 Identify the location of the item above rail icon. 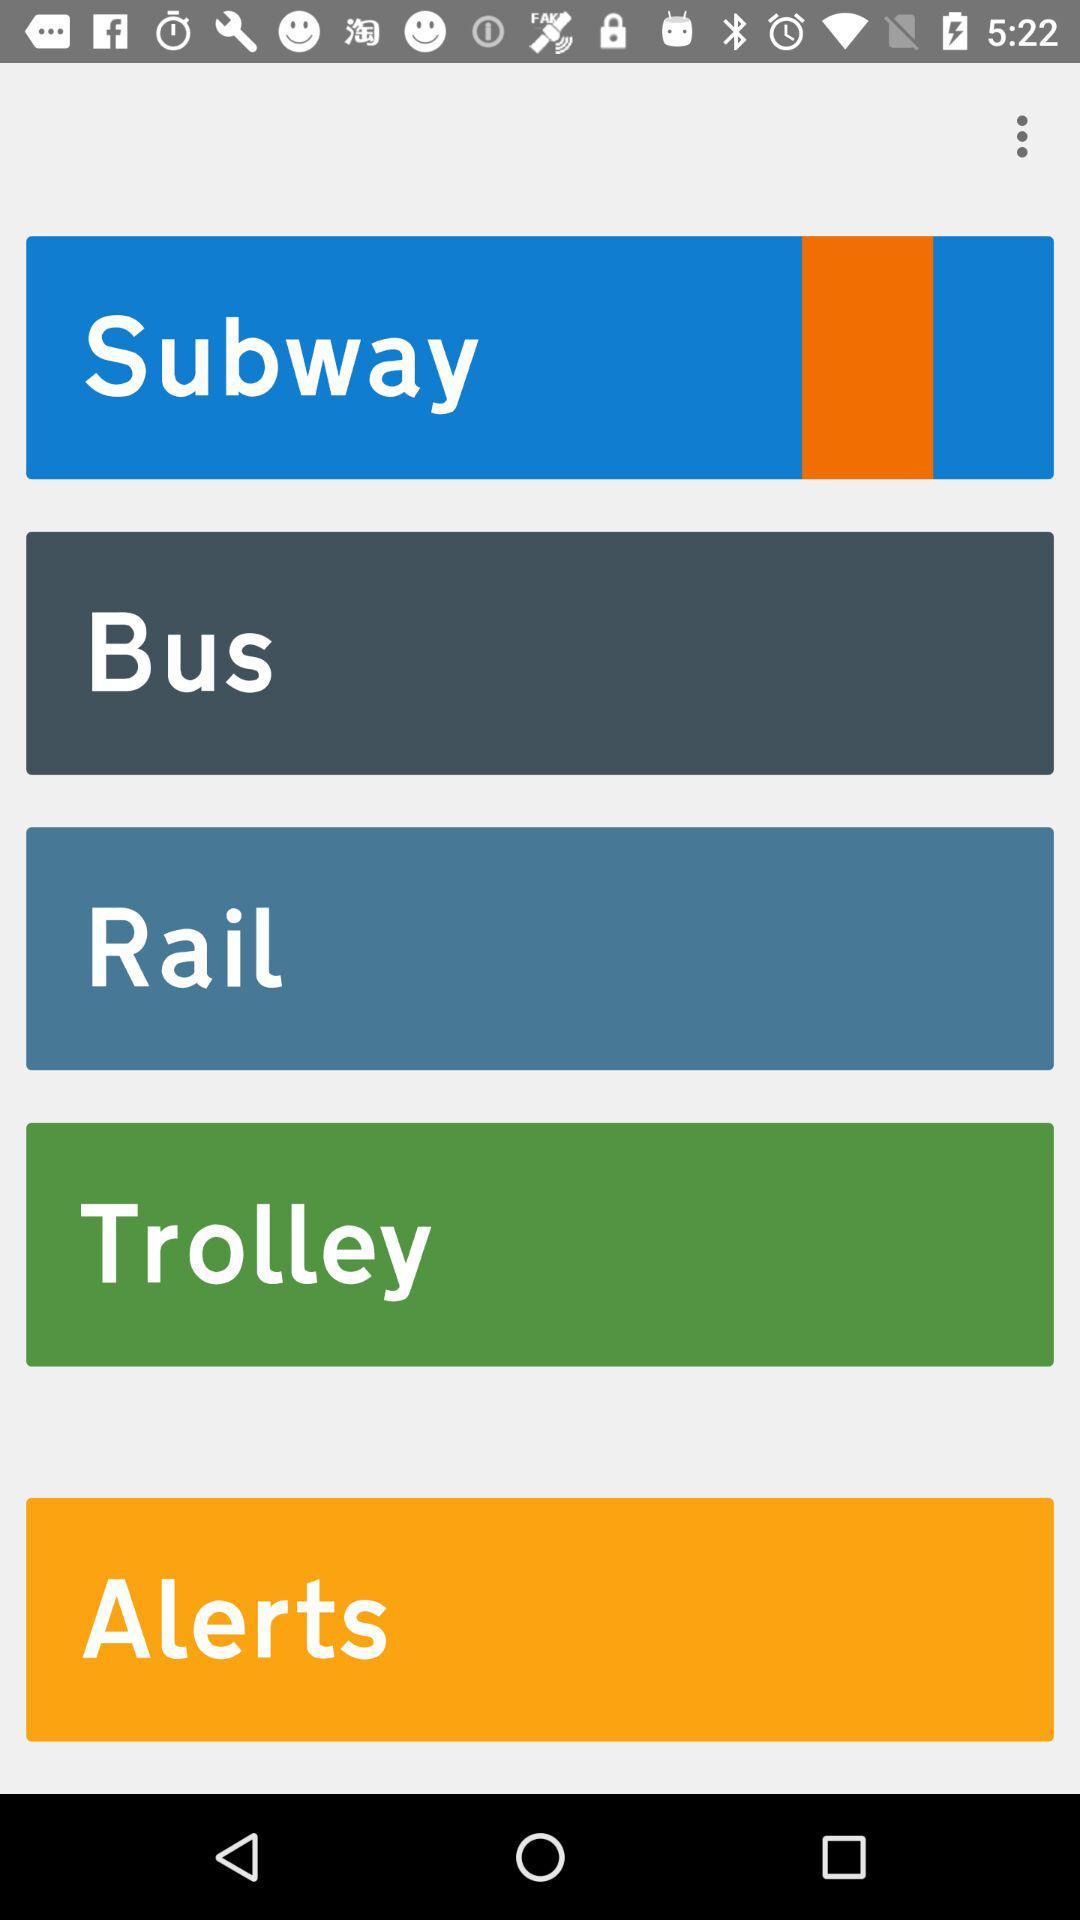
(540, 653).